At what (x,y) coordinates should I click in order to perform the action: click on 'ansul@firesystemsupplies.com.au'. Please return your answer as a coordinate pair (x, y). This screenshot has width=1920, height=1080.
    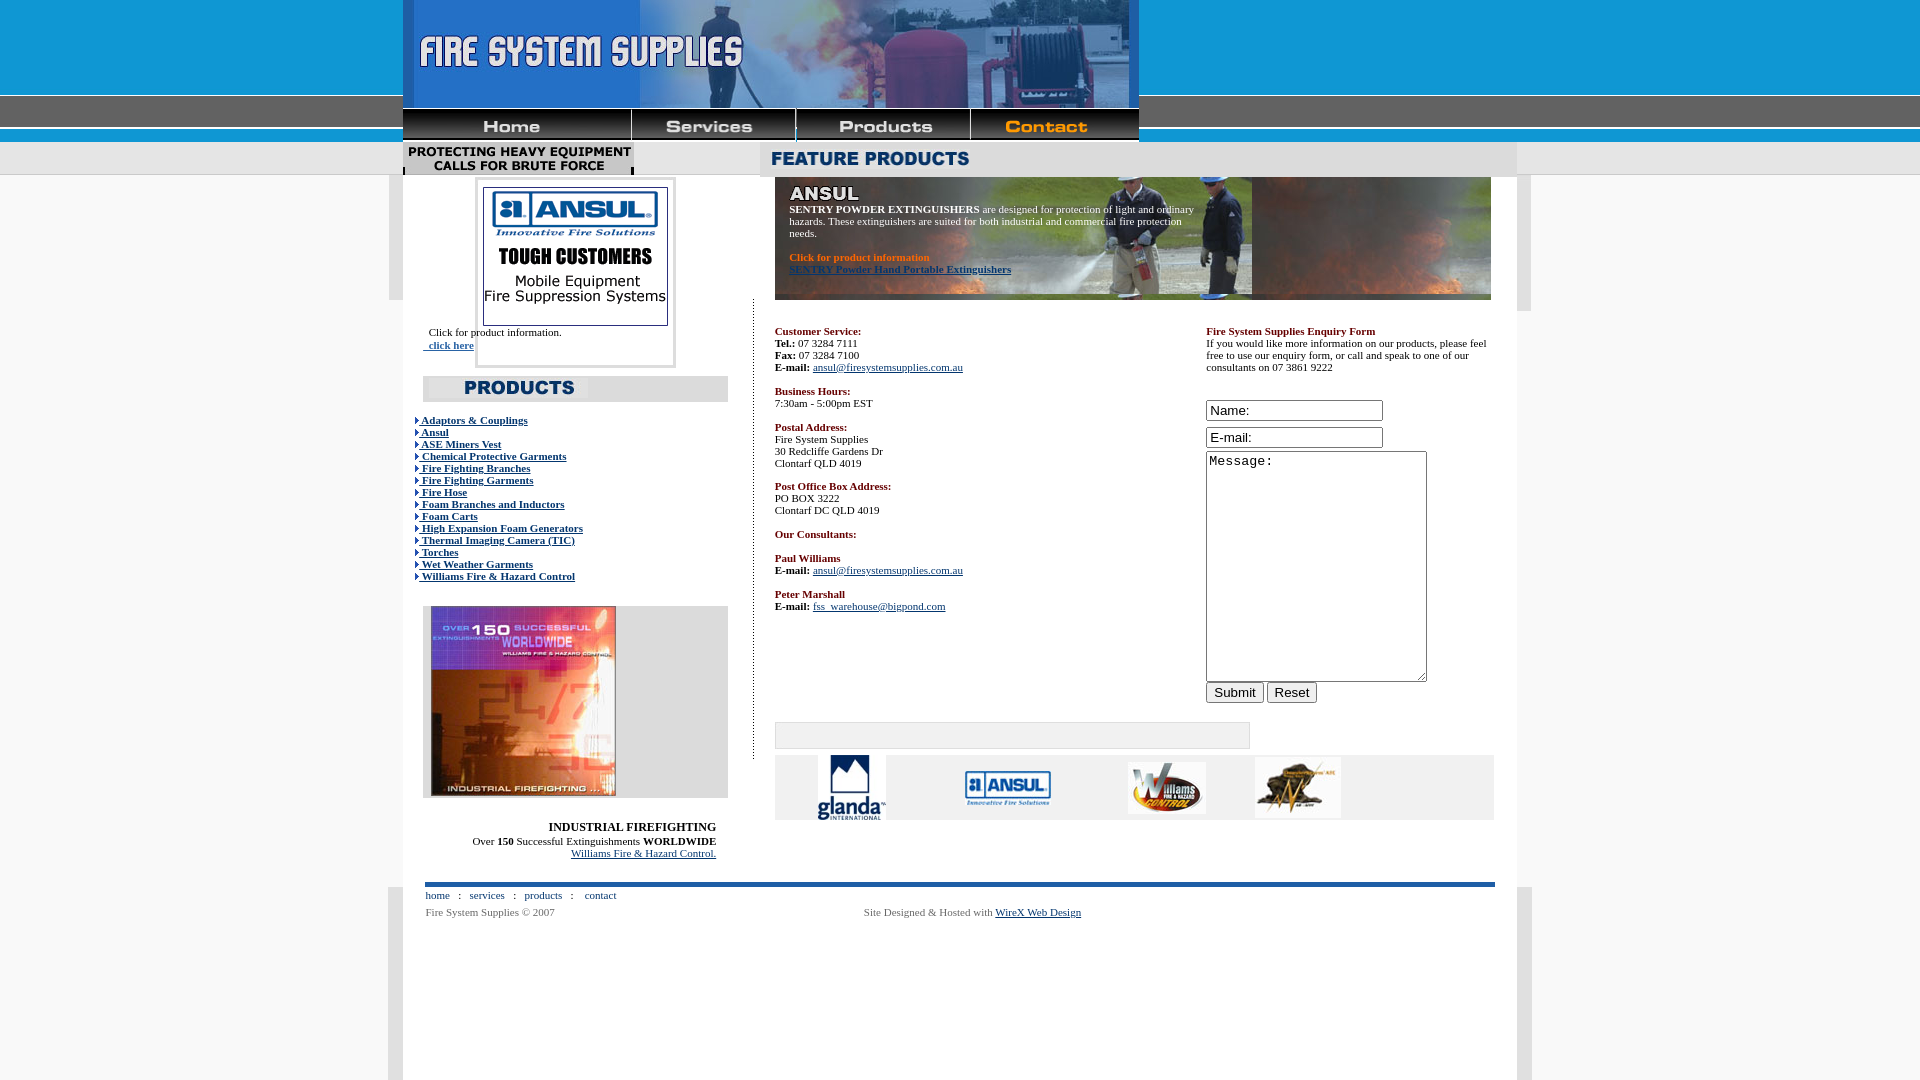
    Looking at the image, I should click on (887, 570).